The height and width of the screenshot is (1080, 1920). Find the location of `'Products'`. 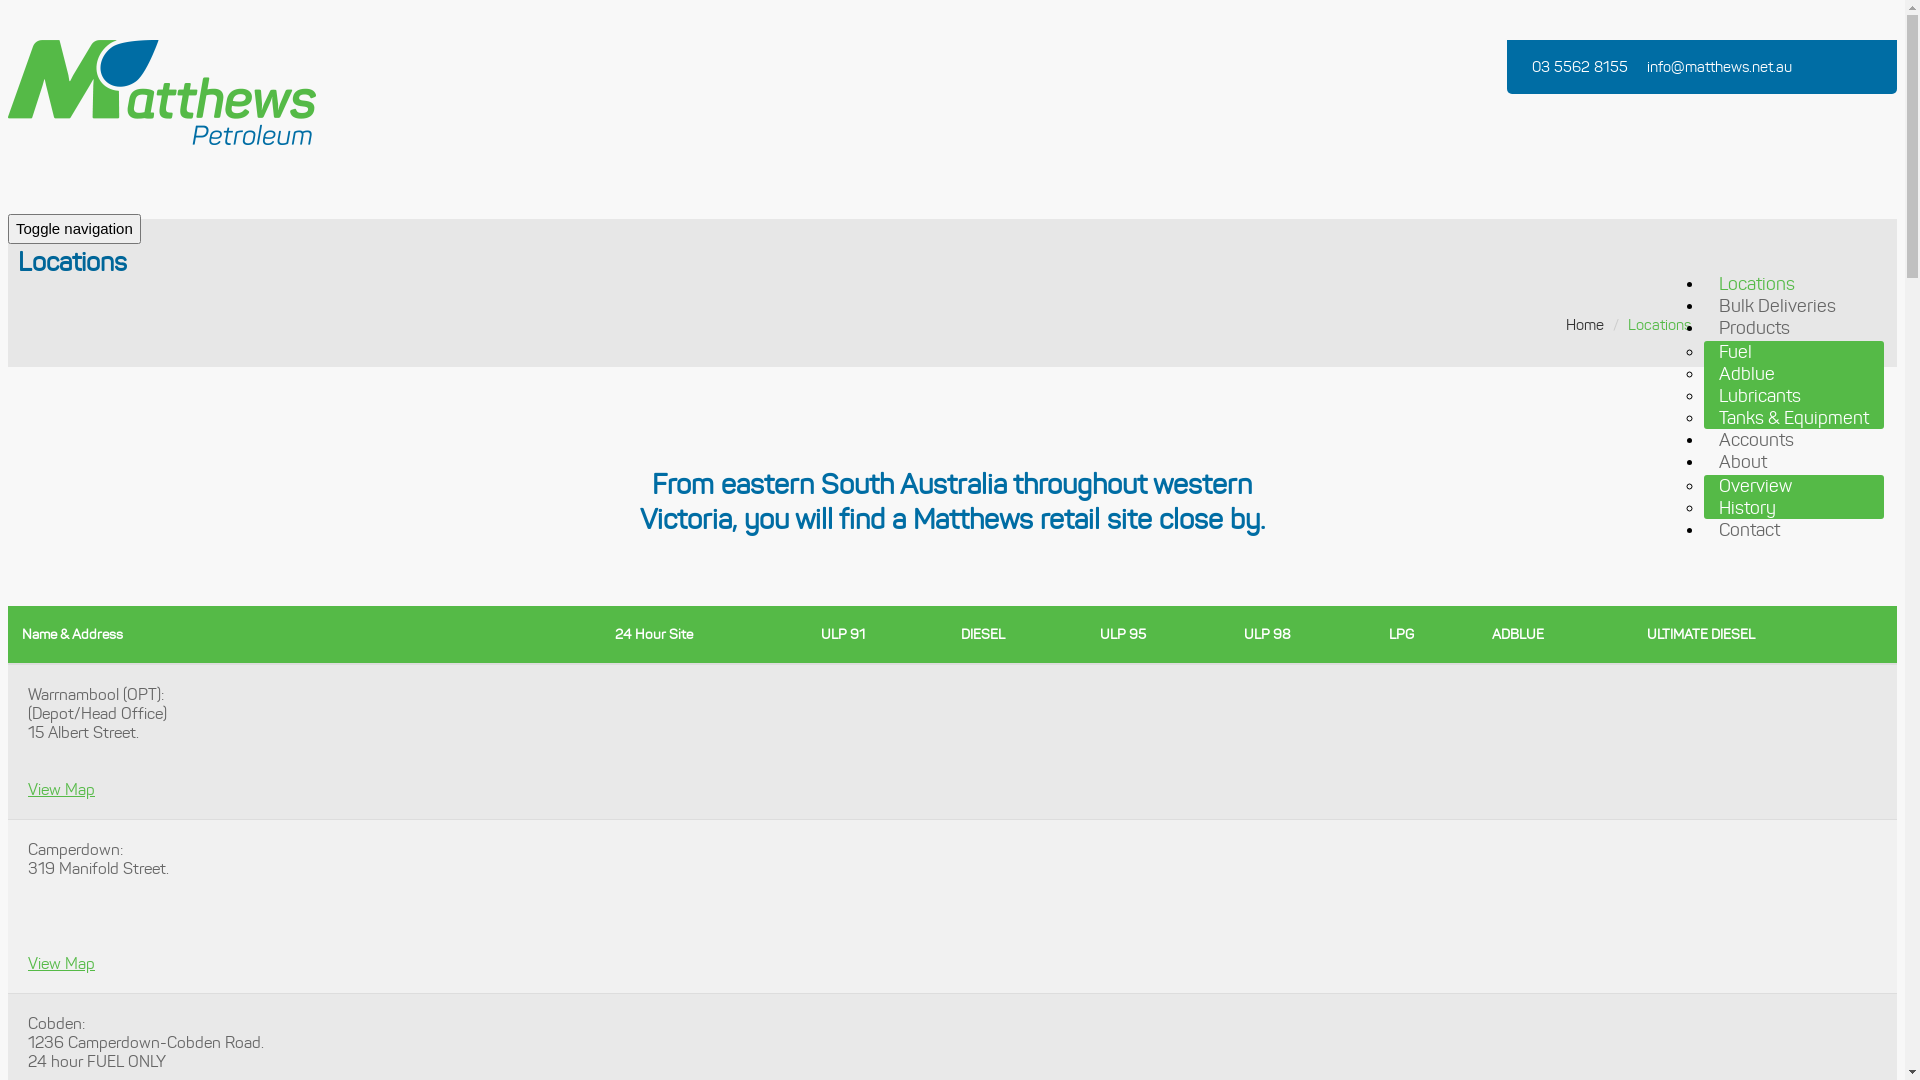

'Products' is located at coordinates (1753, 326).